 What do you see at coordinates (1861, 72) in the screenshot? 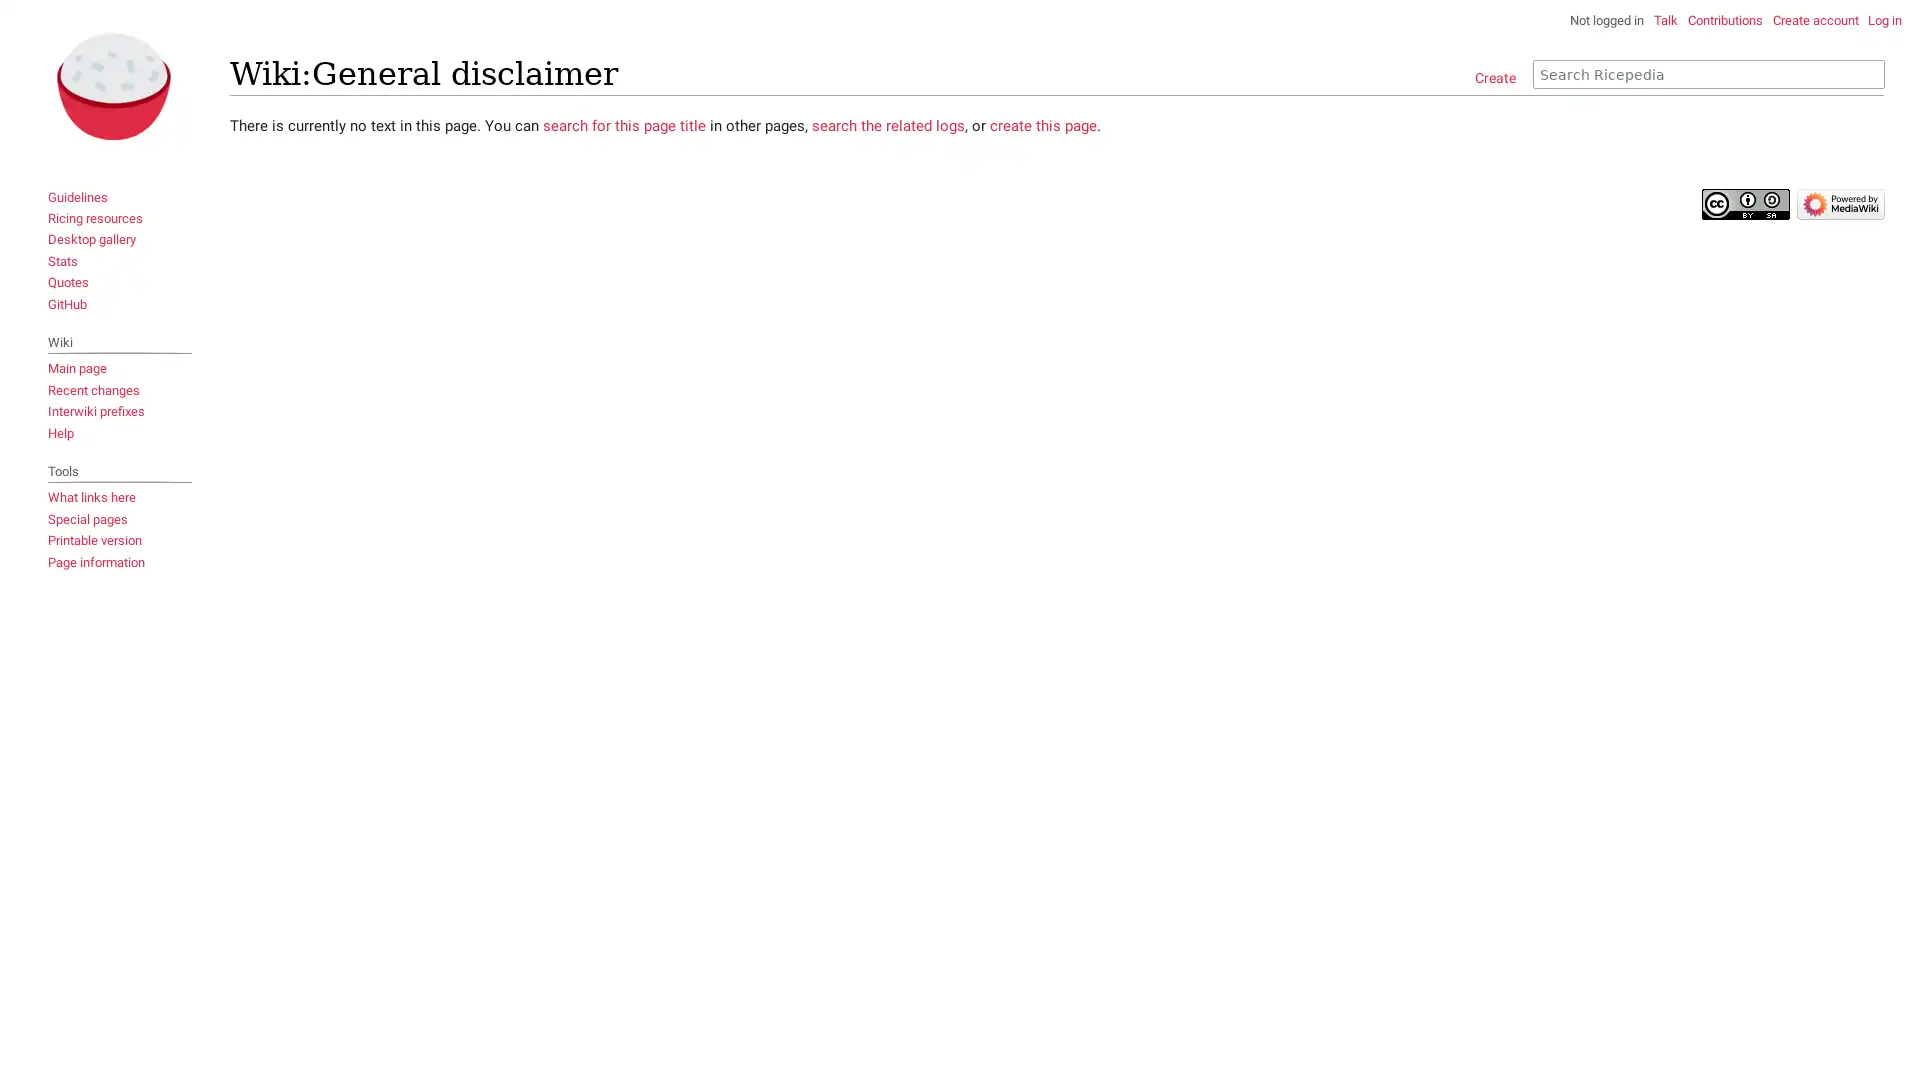
I see `Go` at bounding box center [1861, 72].